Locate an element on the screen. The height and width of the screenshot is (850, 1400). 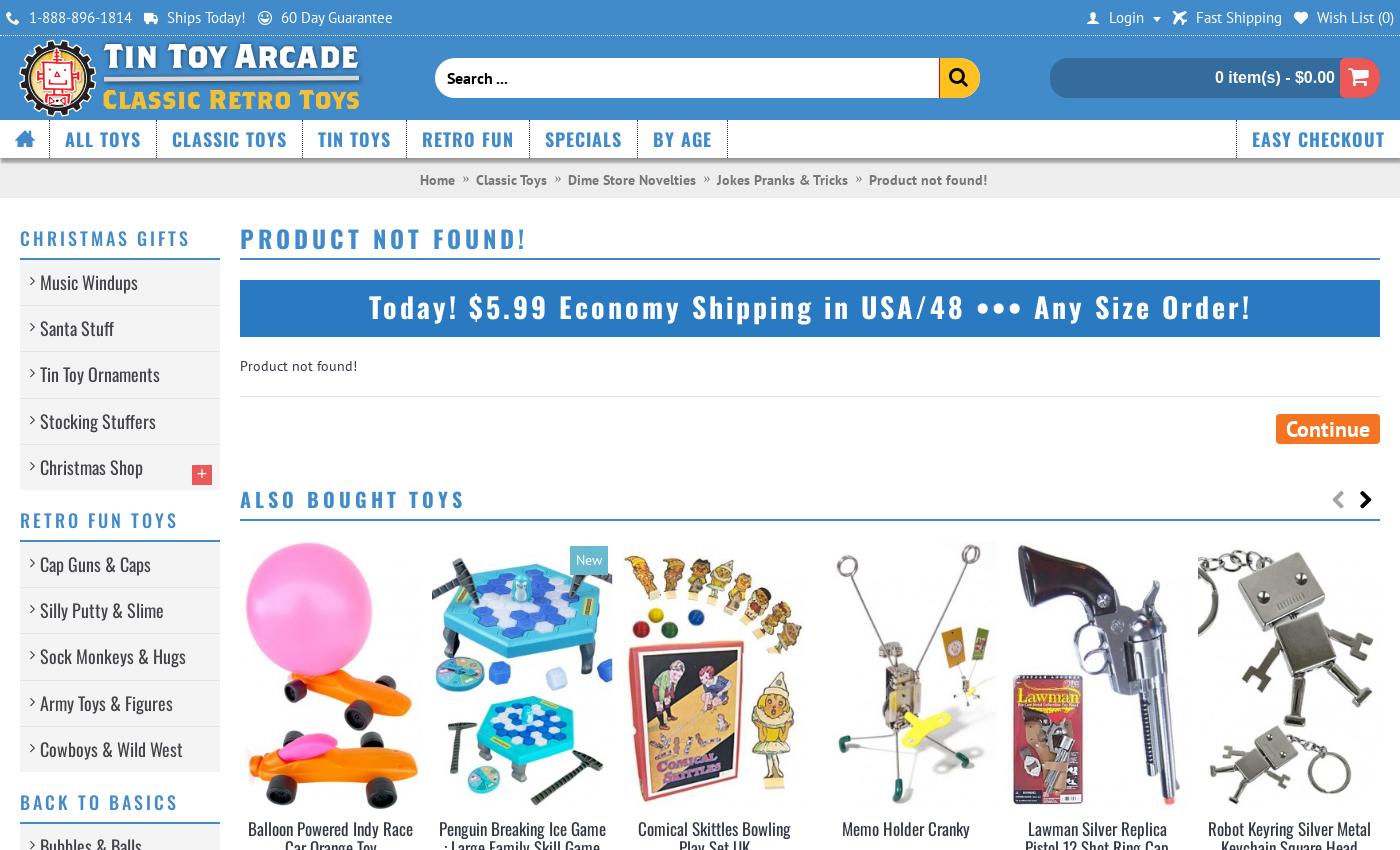
'Today! $5.99 Economy Shipping in USA/48 ••• Any Size Order!' is located at coordinates (809, 306).